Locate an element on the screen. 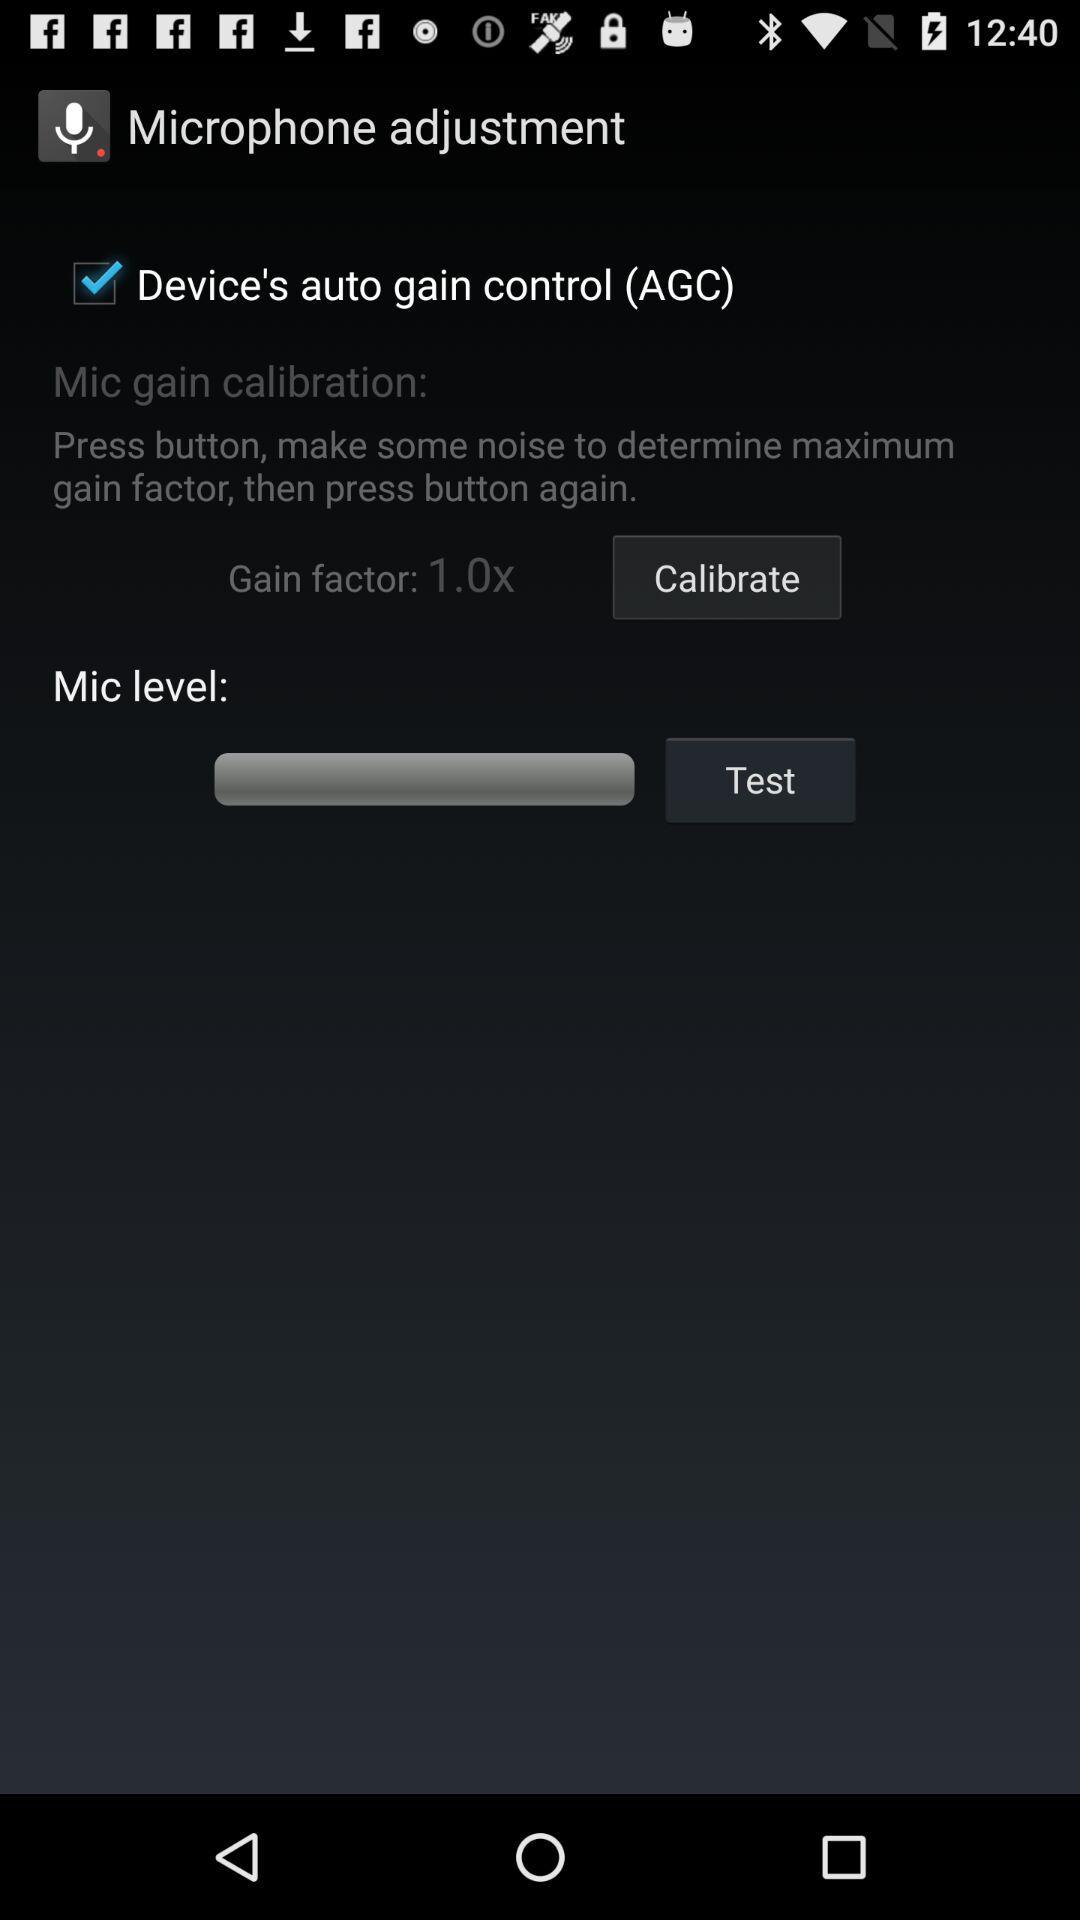 This screenshot has height=1920, width=1080. device s auto item is located at coordinates (393, 282).